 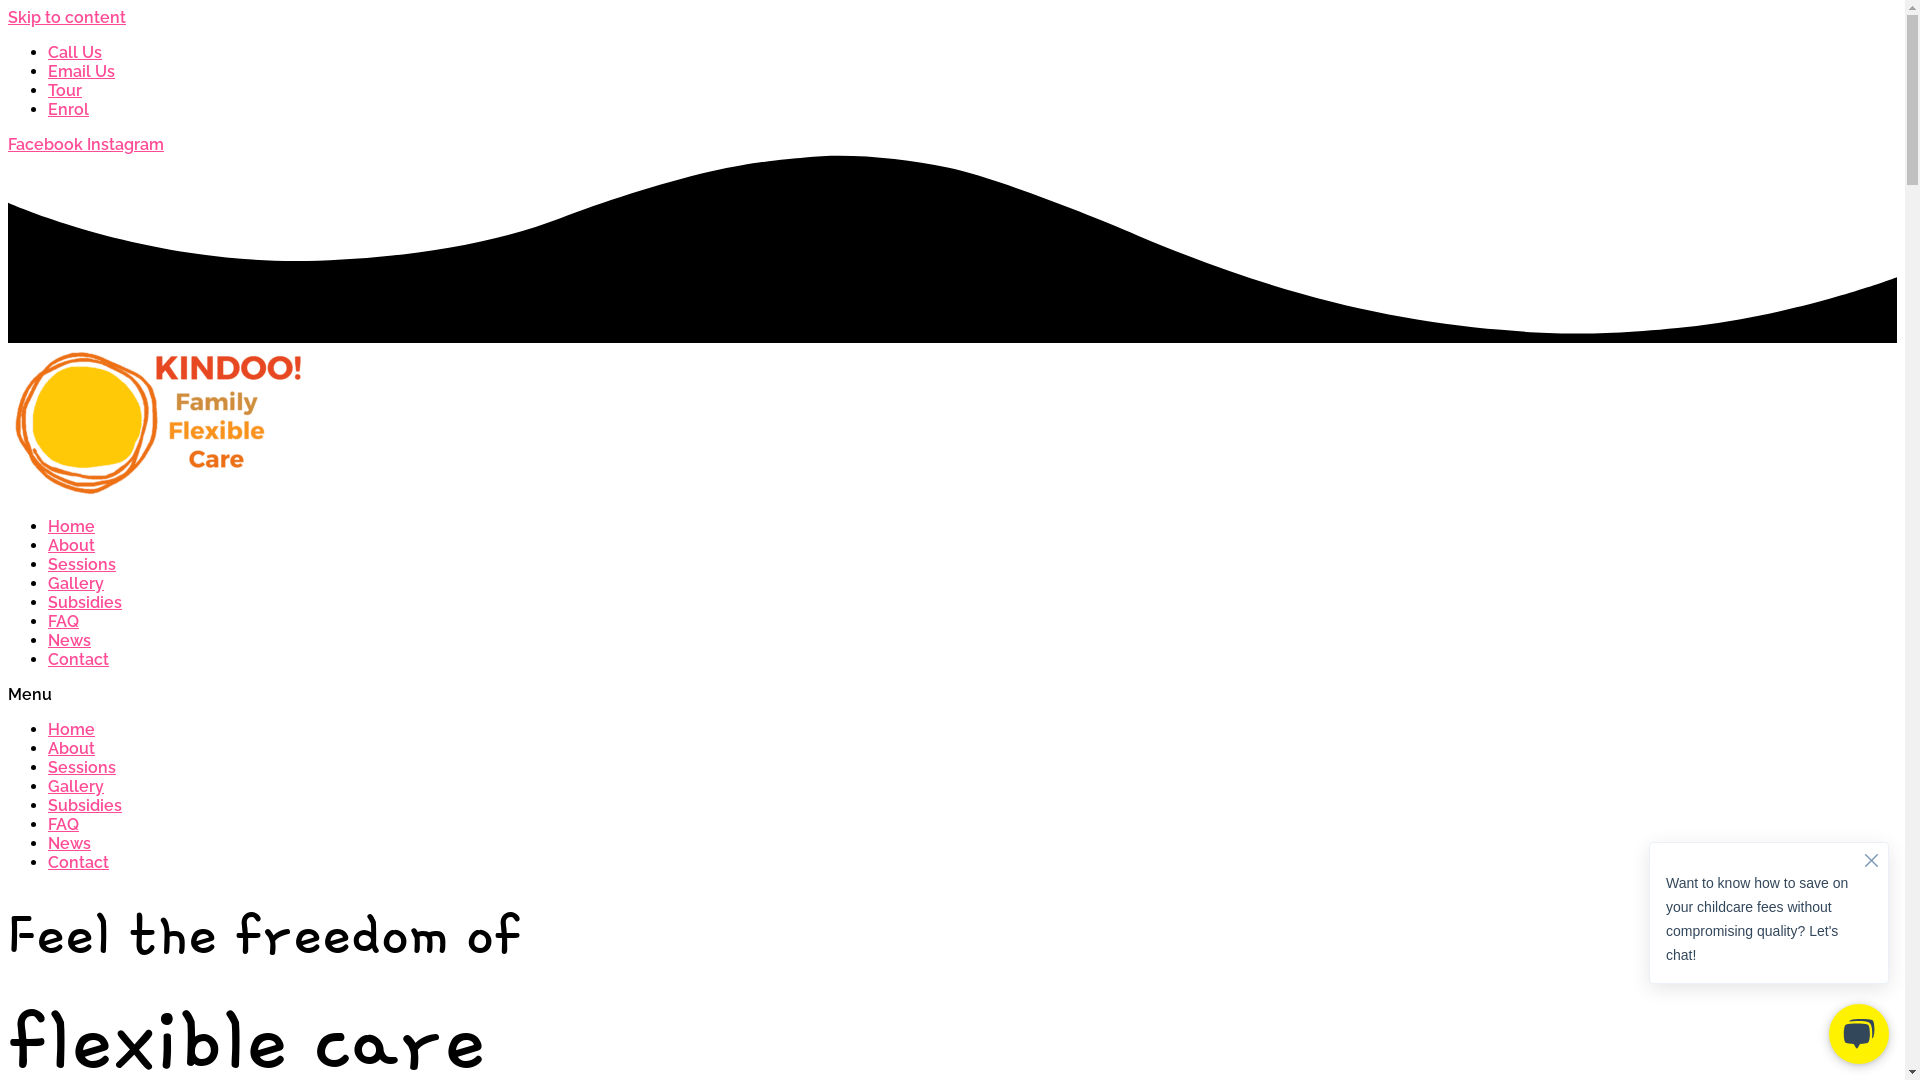 I want to click on 'Home', so click(x=71, y=729).